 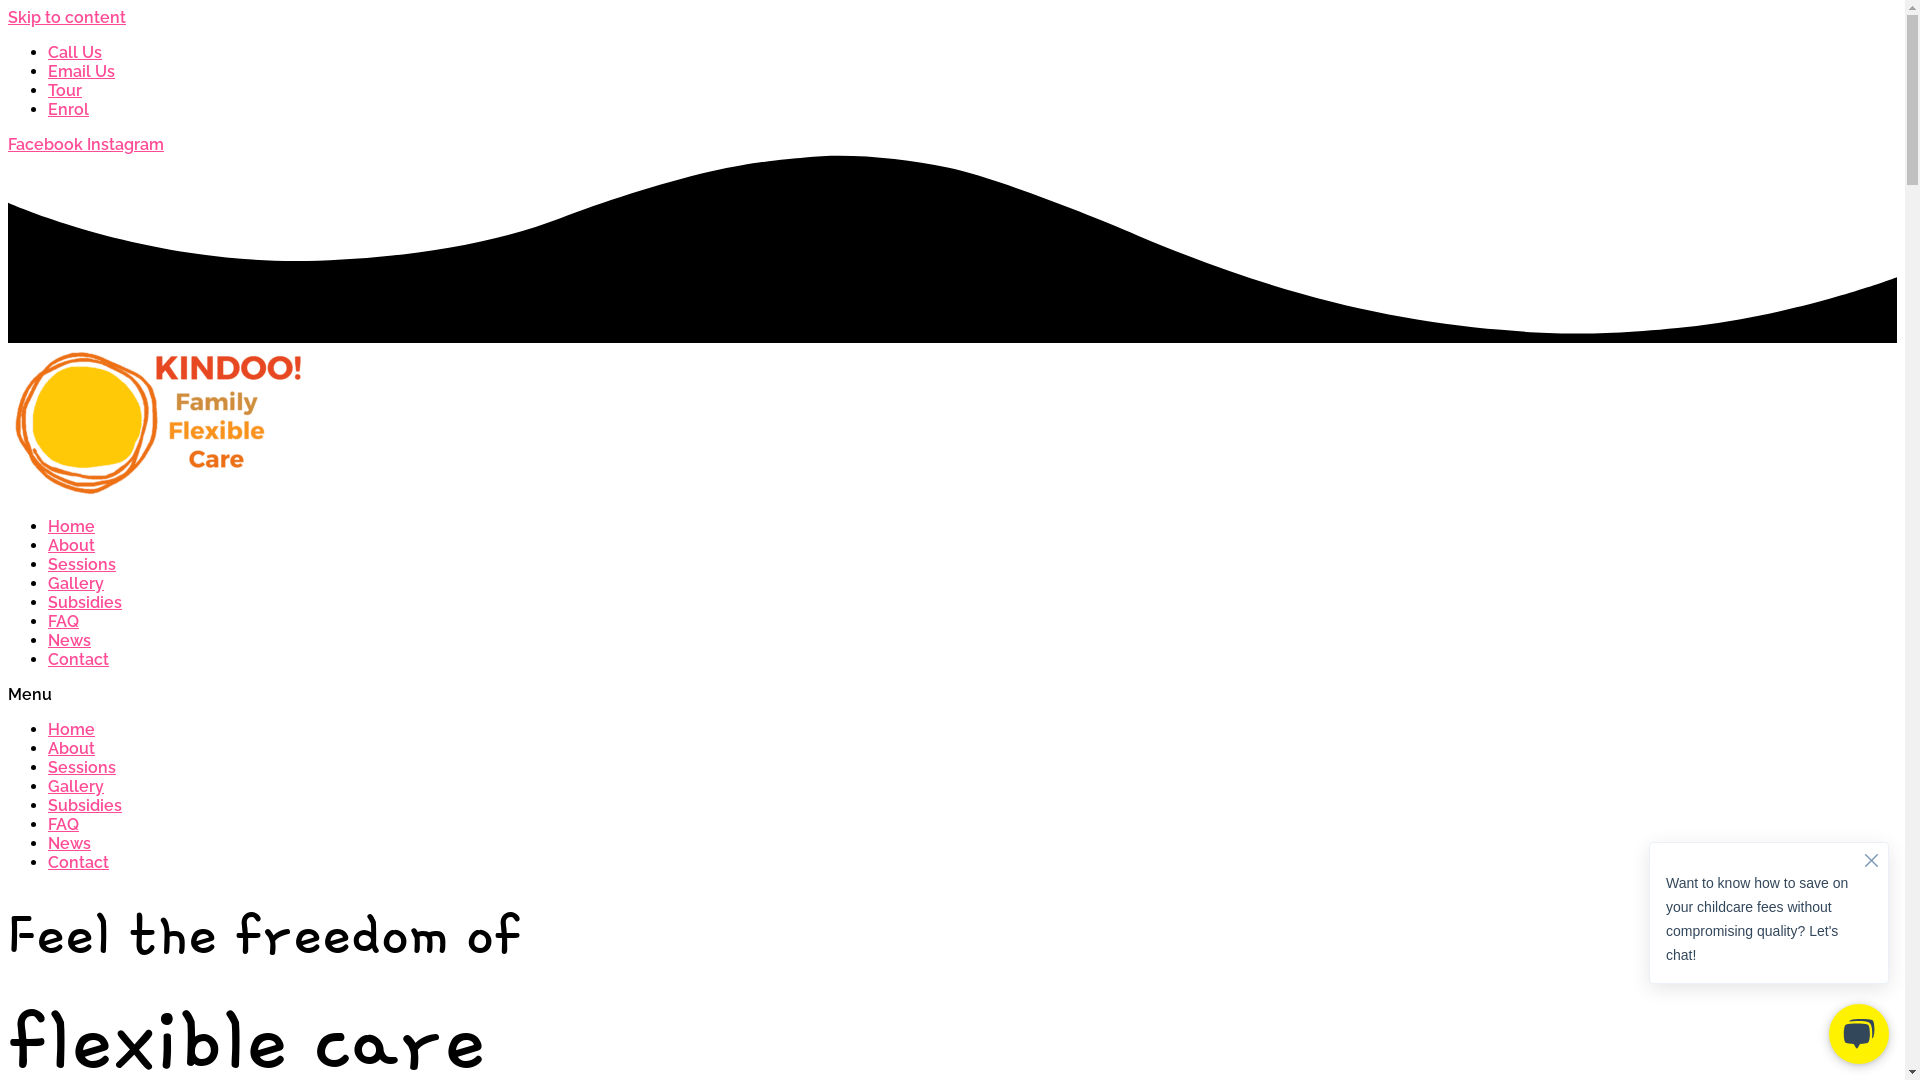 I want to click on 'Home', so click(x=71, y=729).